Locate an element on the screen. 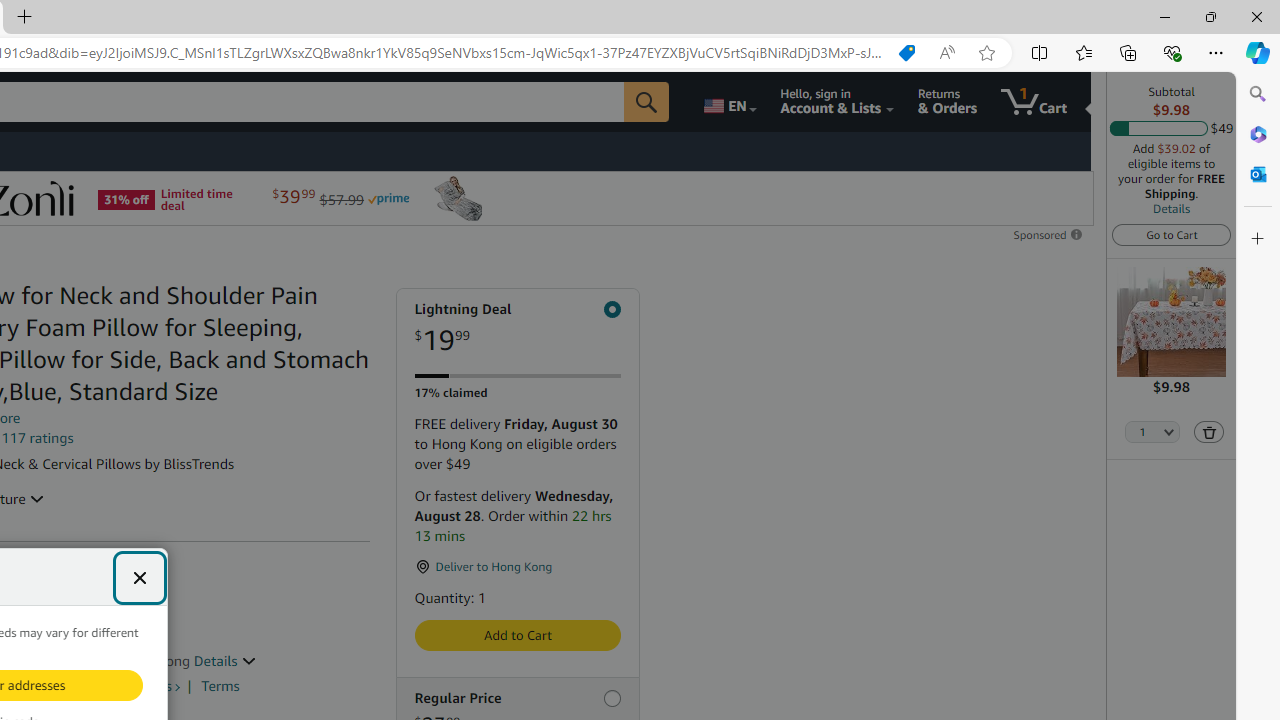  '1 item in cart' is located at coordinates (1034, 101).